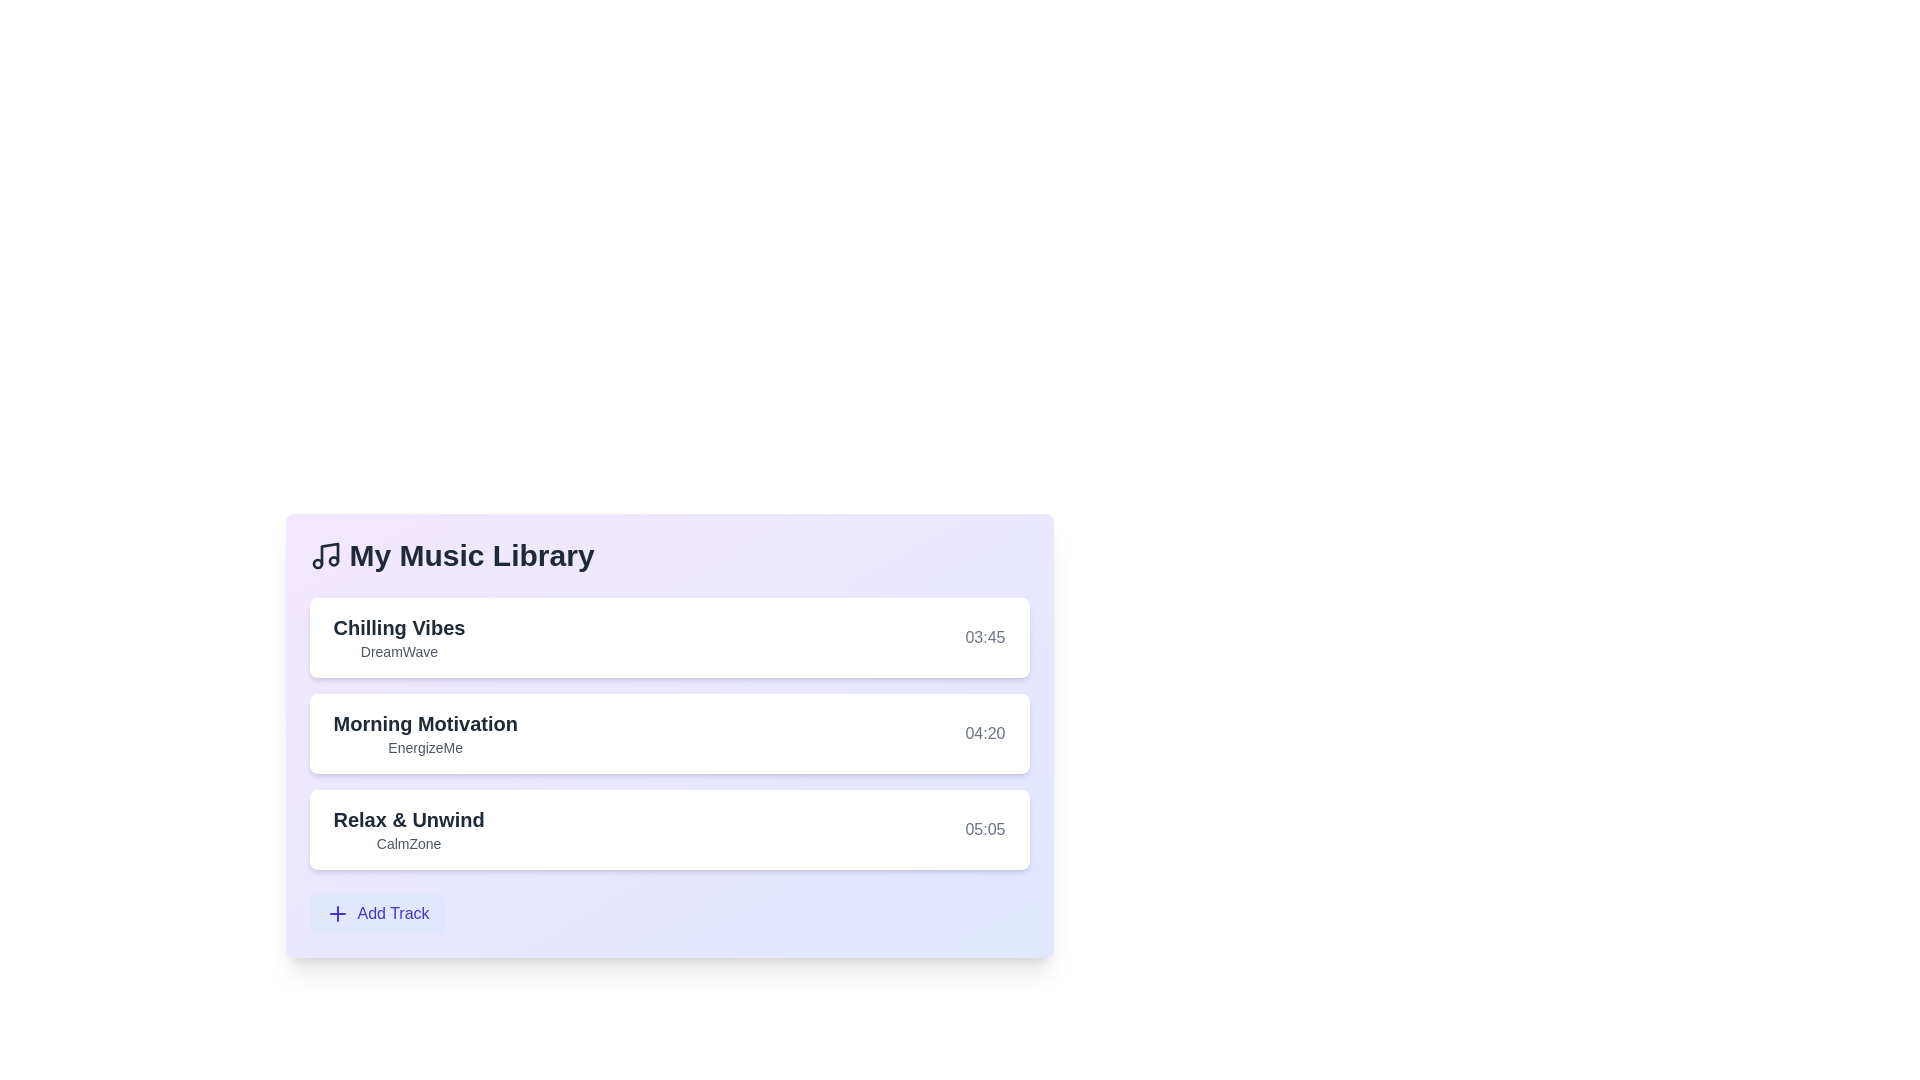  I want to click on the track Morning Motivation from the list, so click(669, 733).